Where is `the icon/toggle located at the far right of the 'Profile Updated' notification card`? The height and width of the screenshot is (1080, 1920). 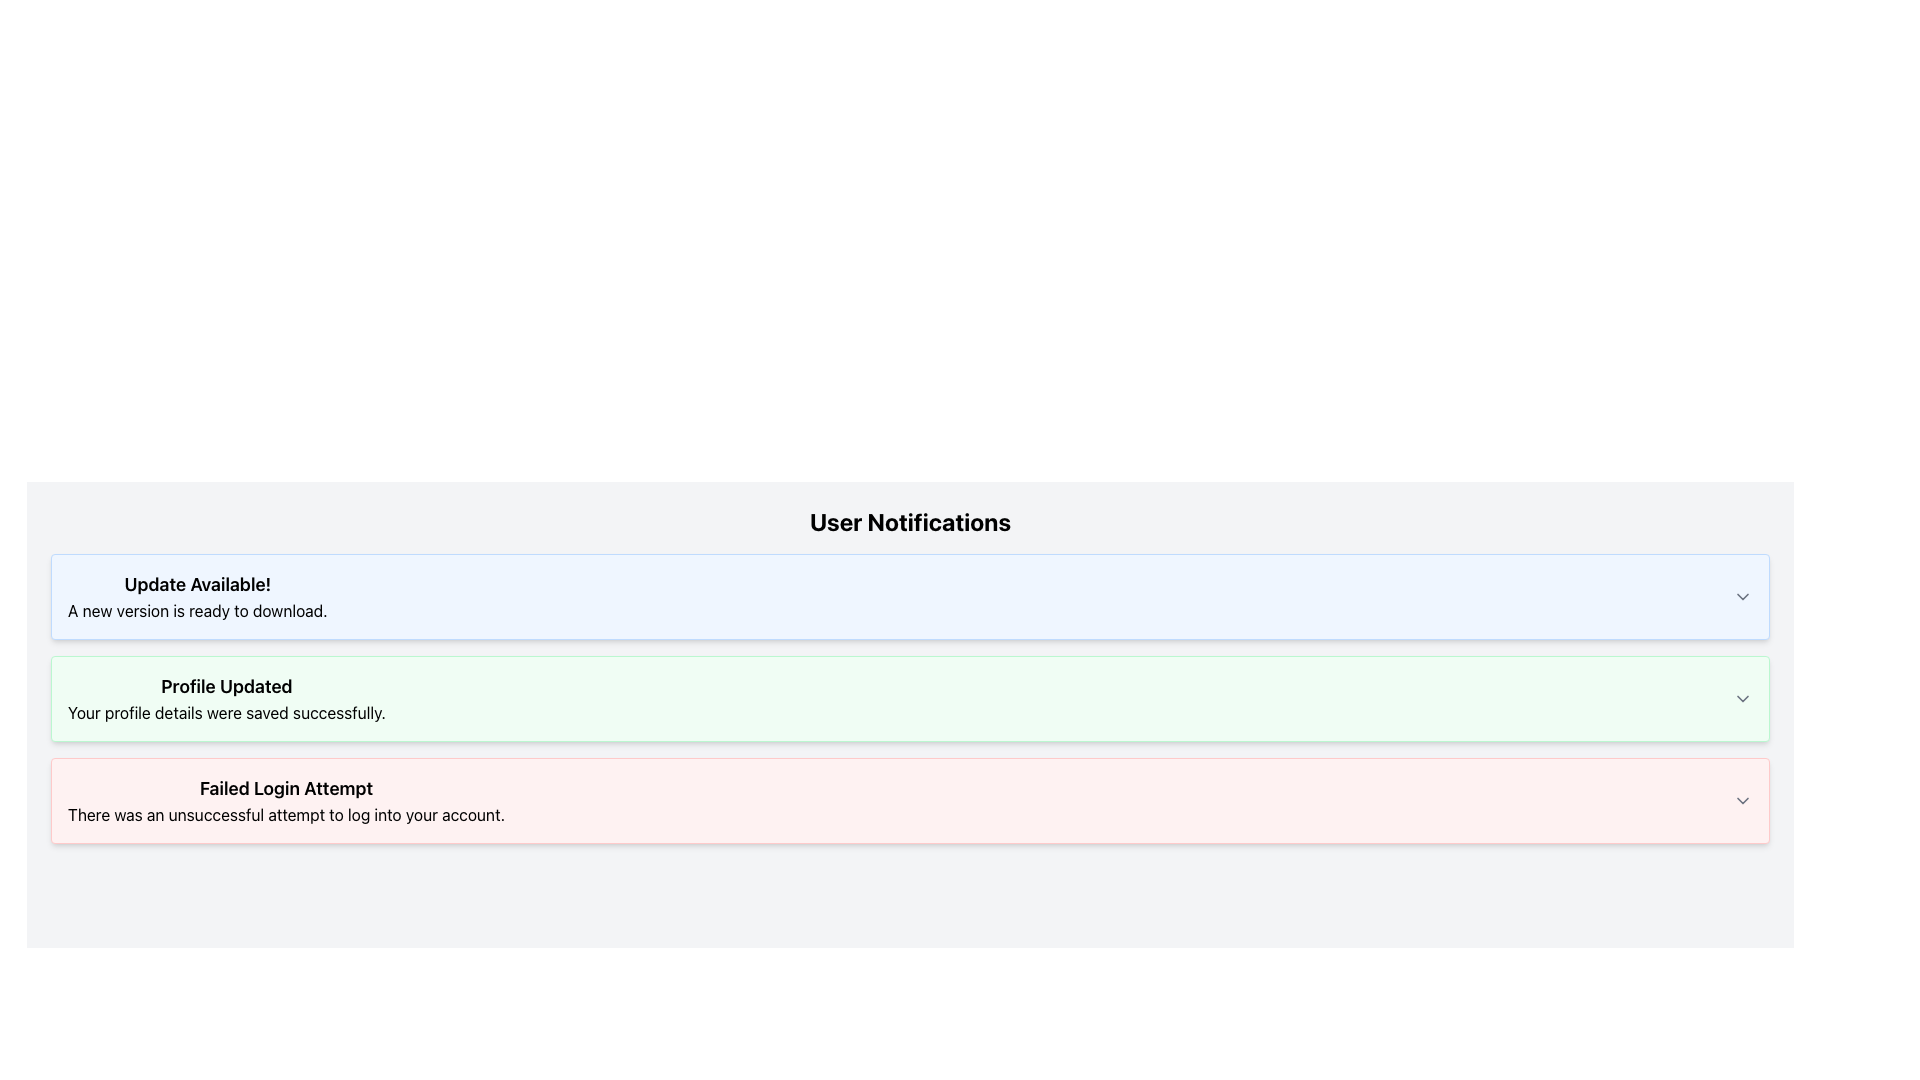
the icon/toggle located at the far right of the 'Profile Updated' notification card is located at coordinates (1741, 697).